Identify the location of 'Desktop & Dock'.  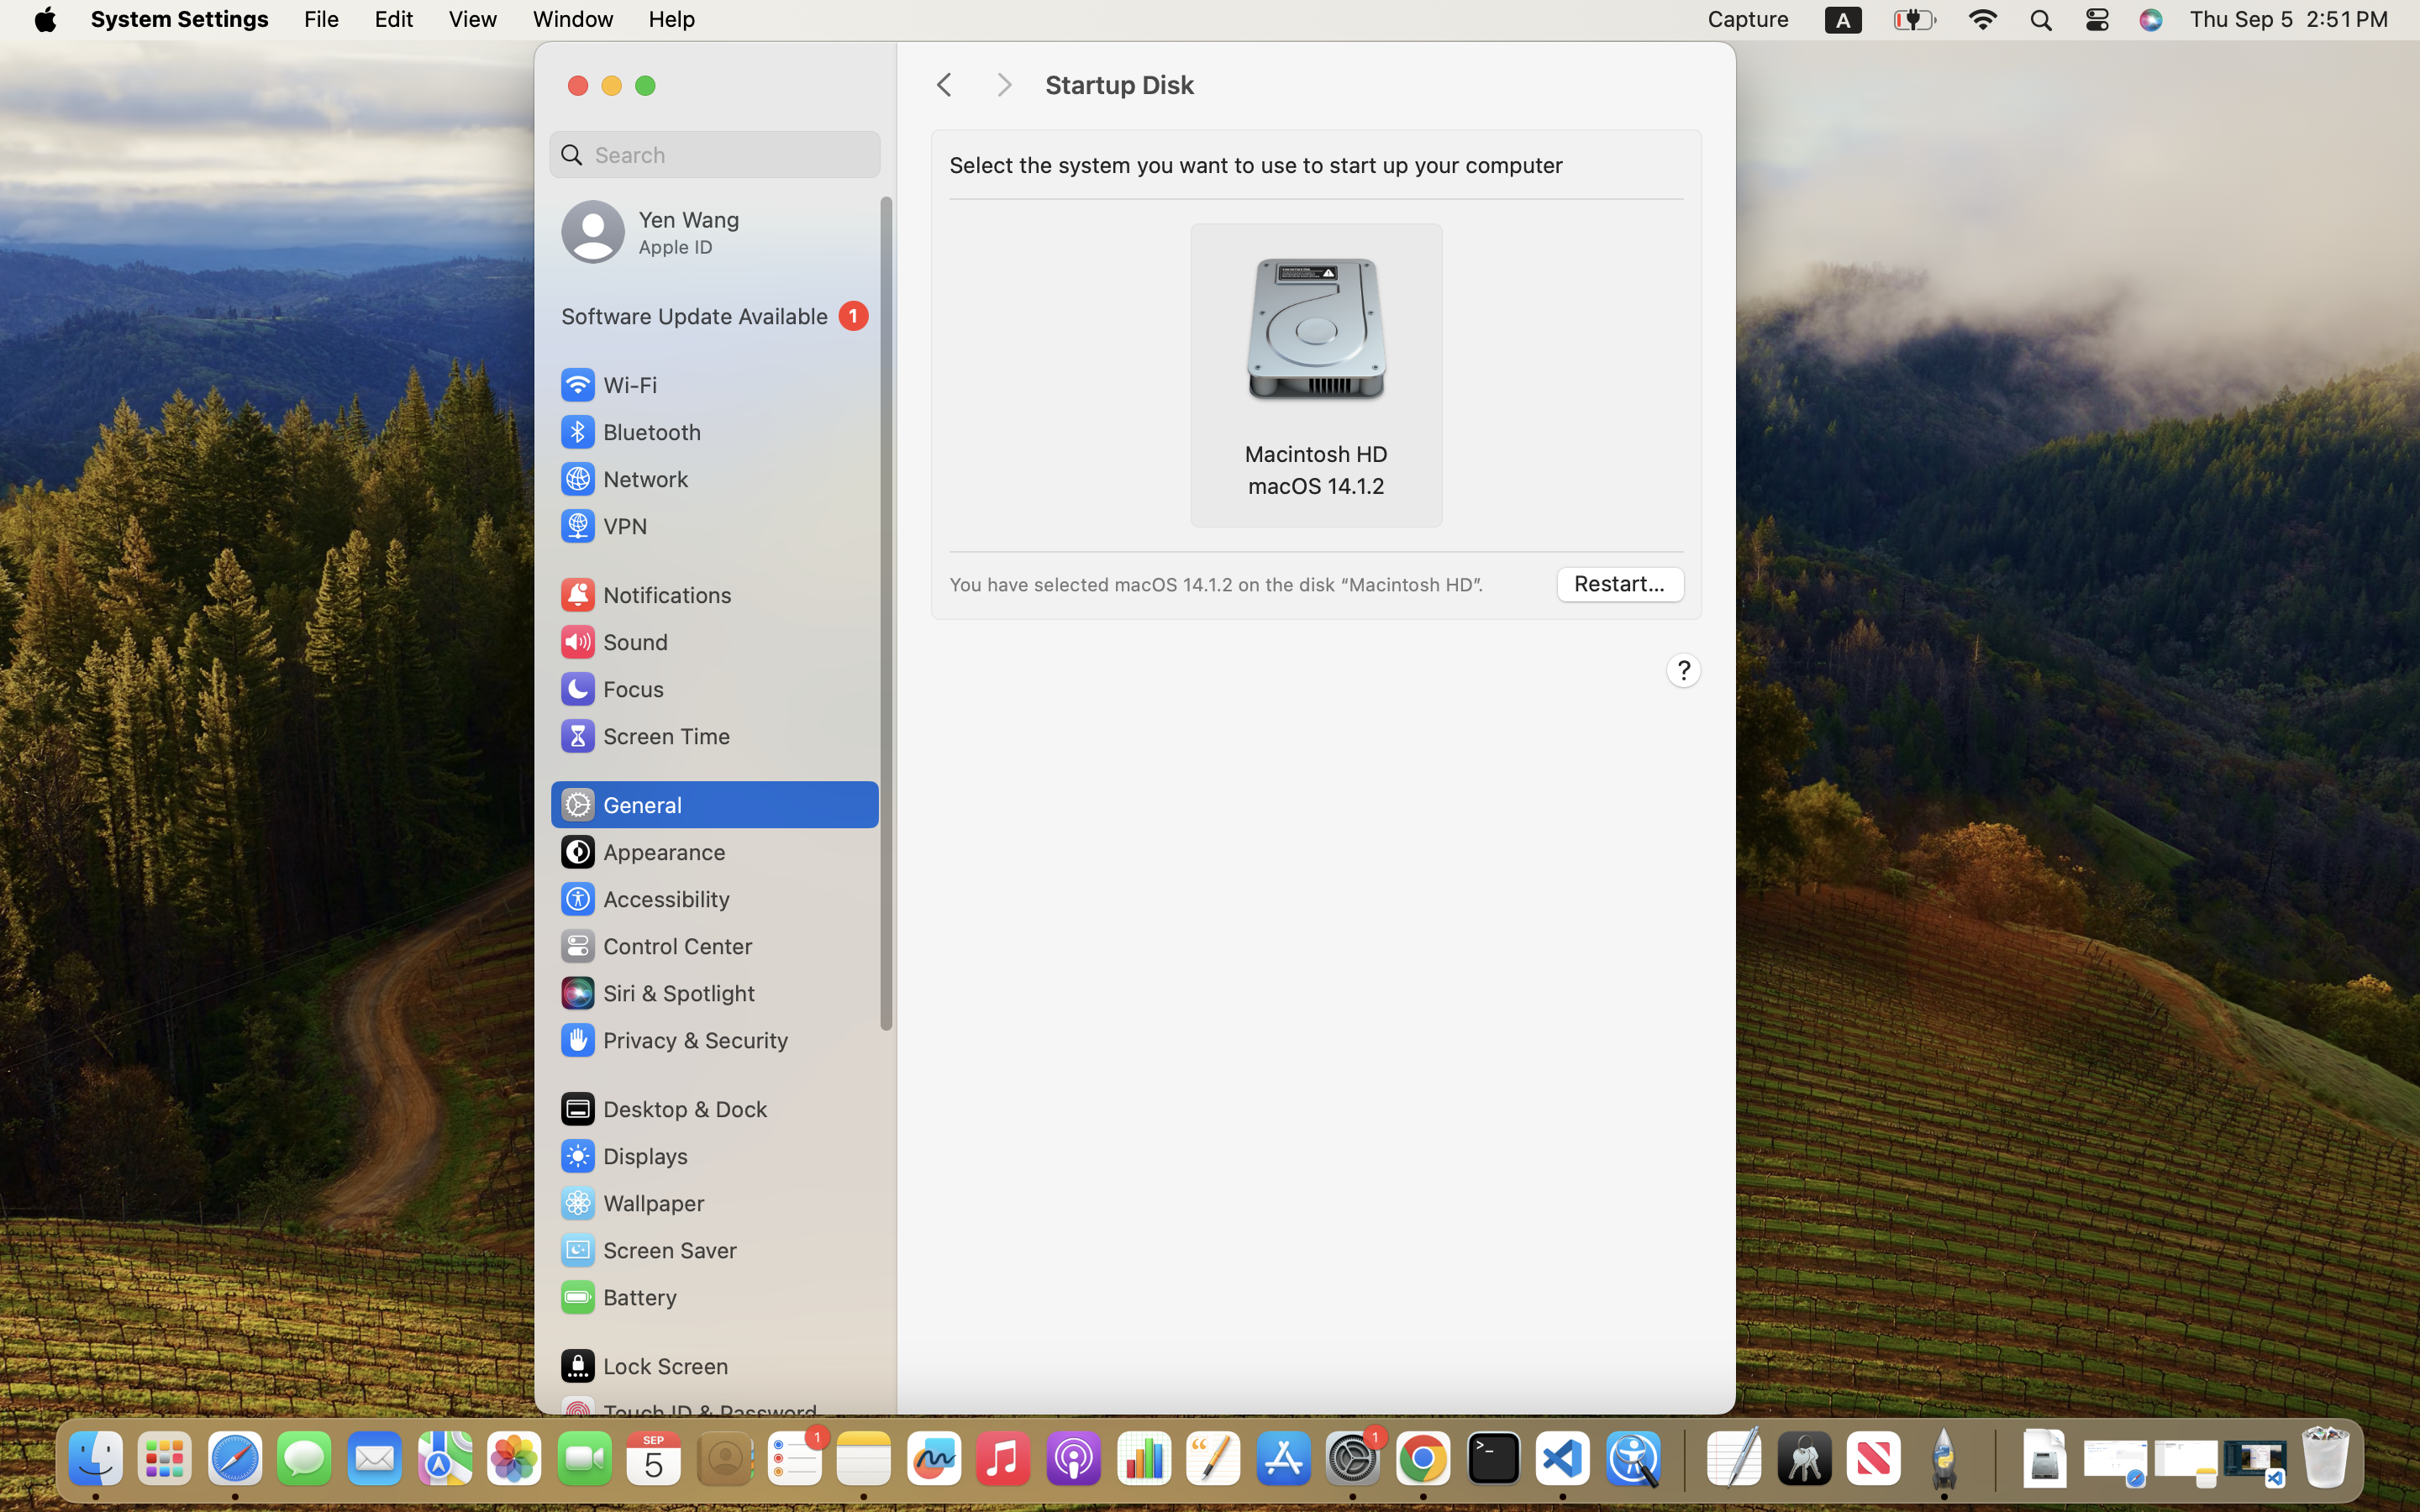
(662, 1108).